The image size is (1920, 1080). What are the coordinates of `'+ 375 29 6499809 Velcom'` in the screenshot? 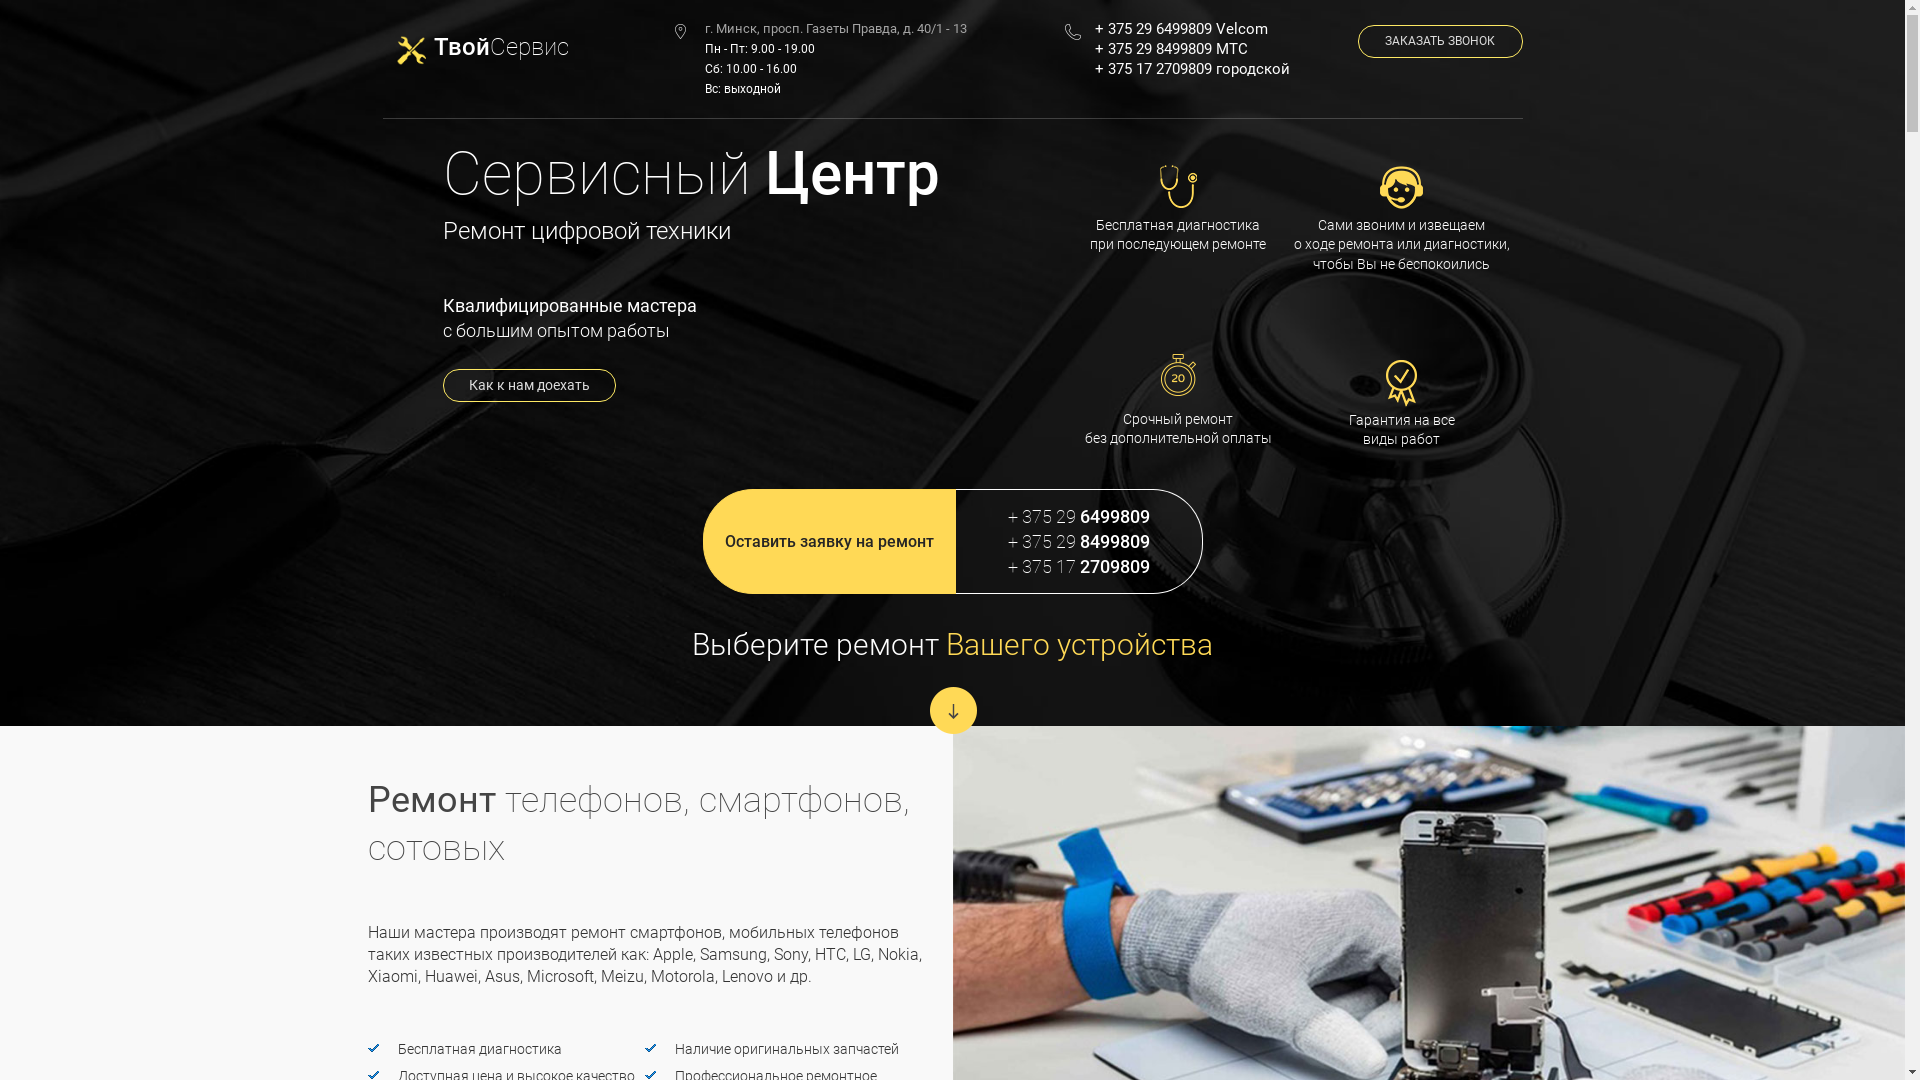 It's located at (1210, 29).